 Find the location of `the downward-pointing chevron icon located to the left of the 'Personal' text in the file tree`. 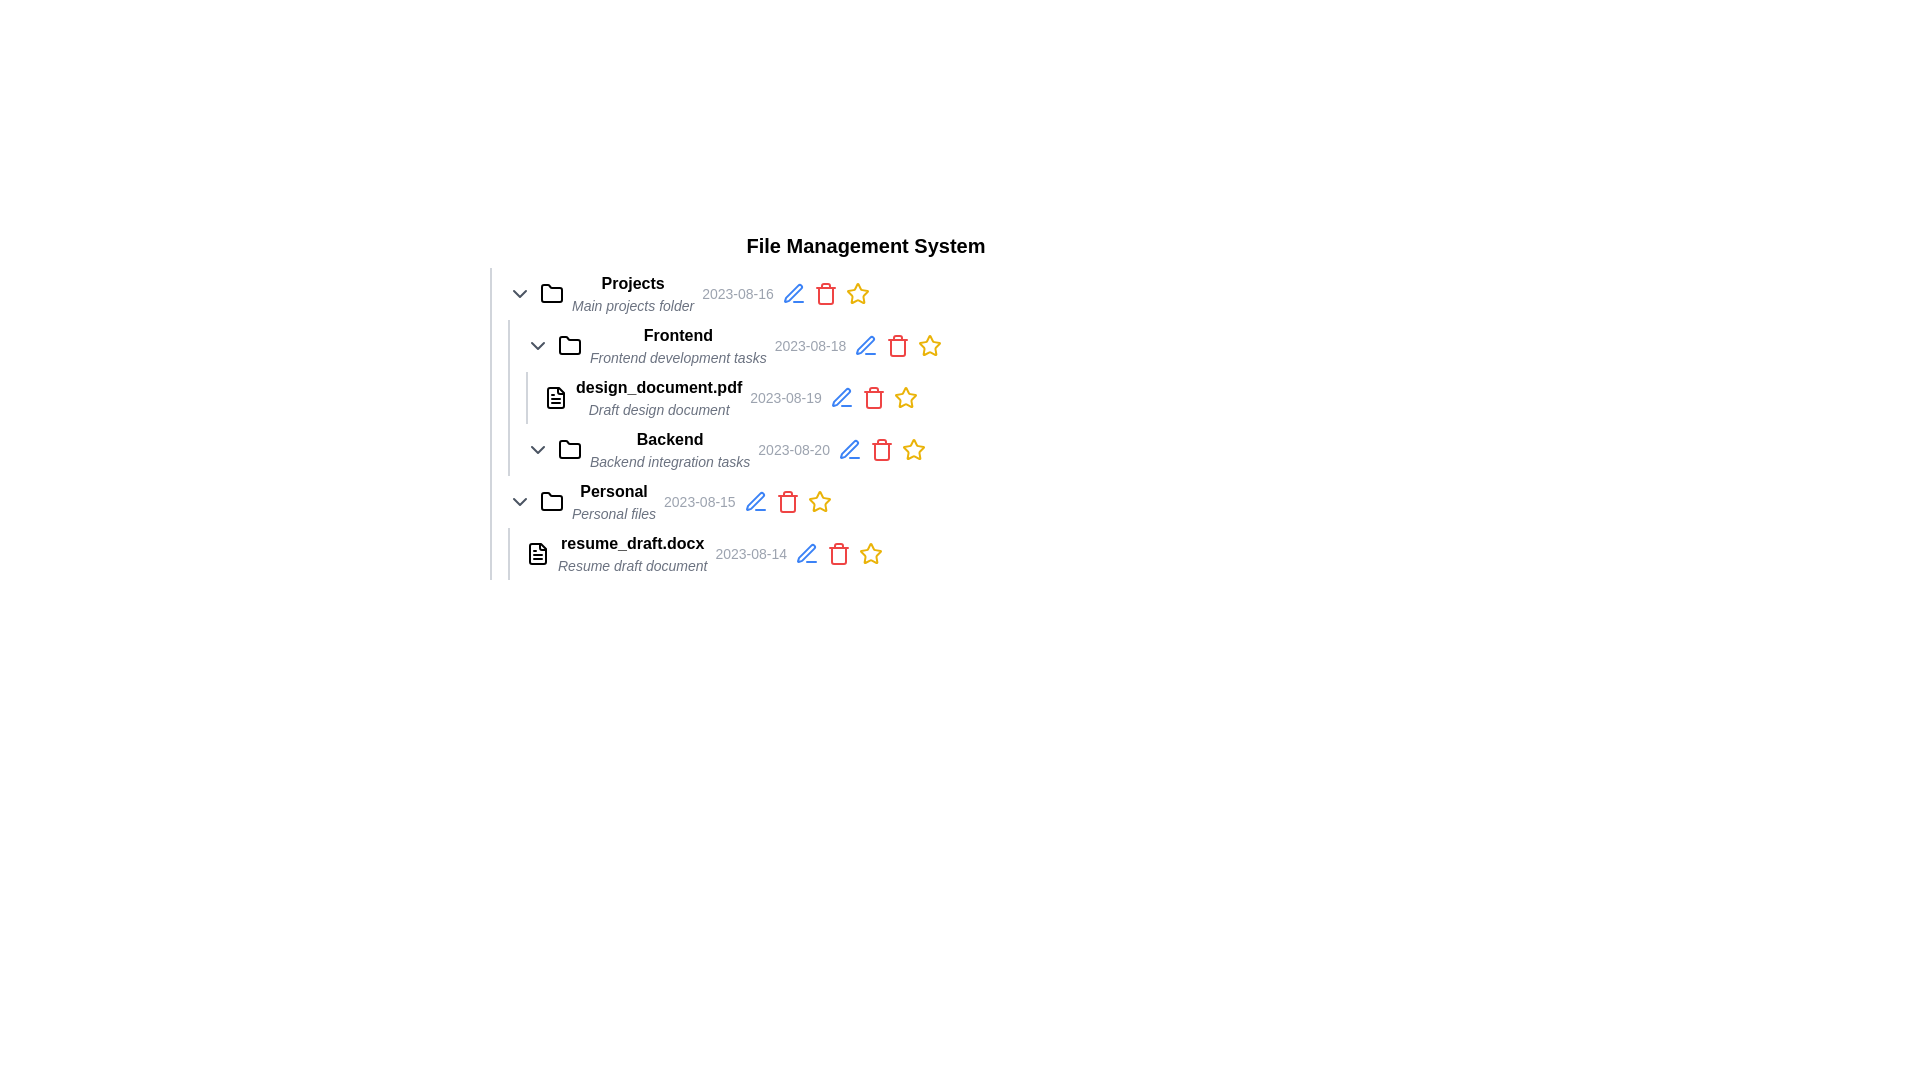

the downward-pointing chevron icon located to the left of the 'Personal' text in the file tree is located at coordinates (519, 500).